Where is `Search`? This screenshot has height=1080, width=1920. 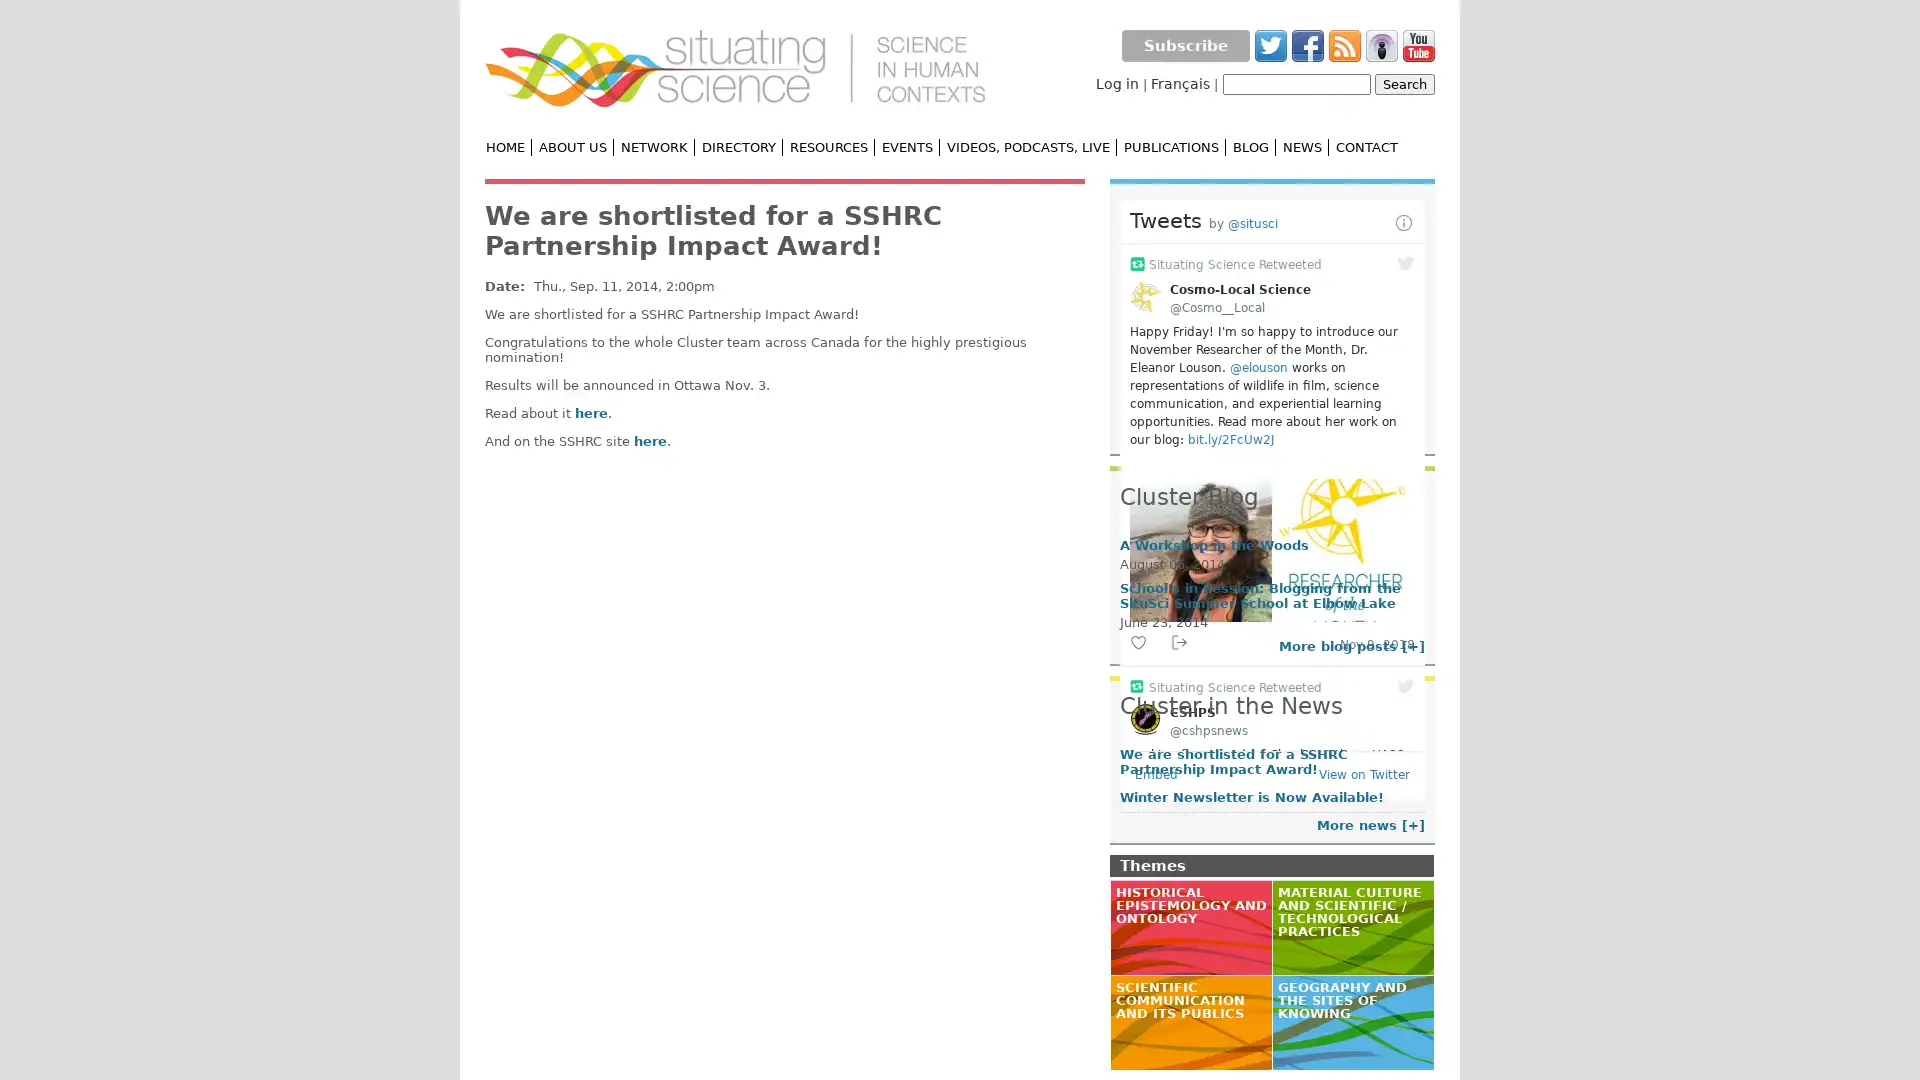
Search is located at coordinates (1404, 83).